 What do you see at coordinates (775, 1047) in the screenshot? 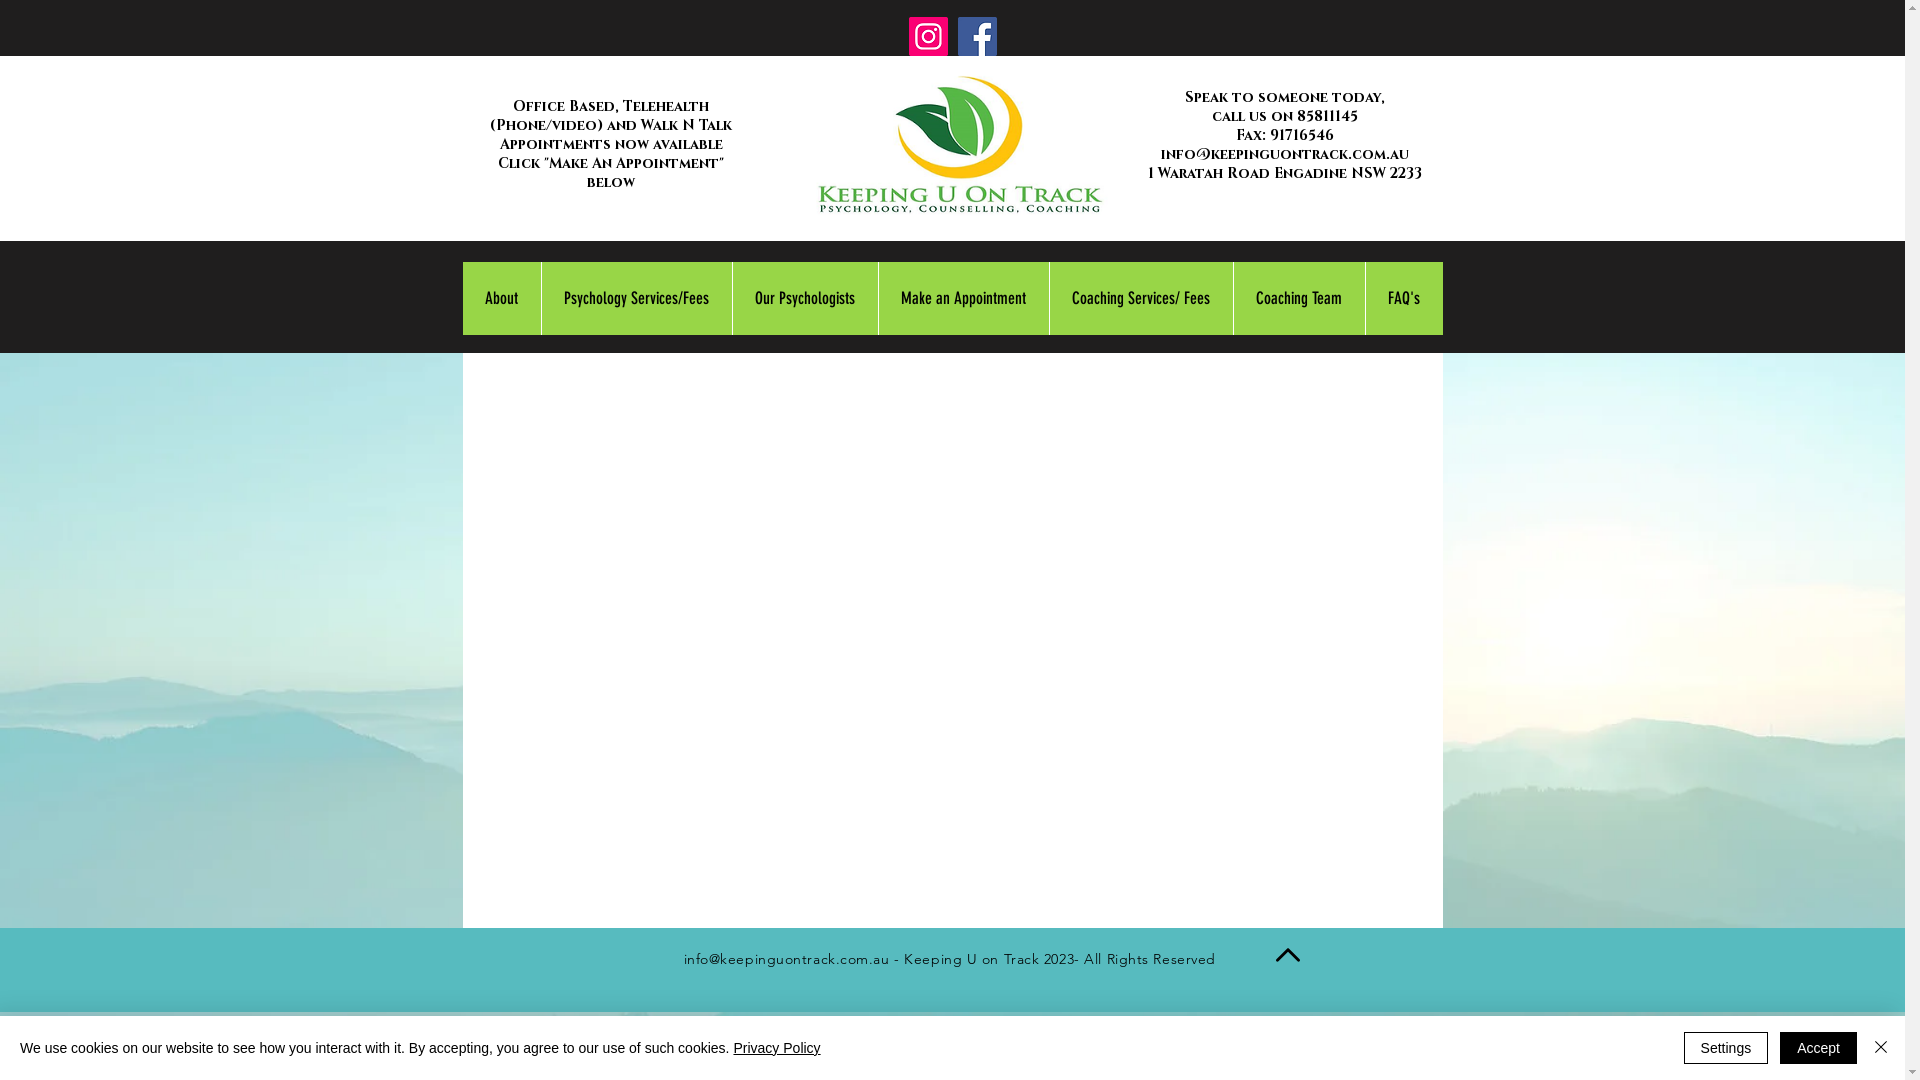
I see `'Privacy Policy'` at bounding box center [775, 1047].